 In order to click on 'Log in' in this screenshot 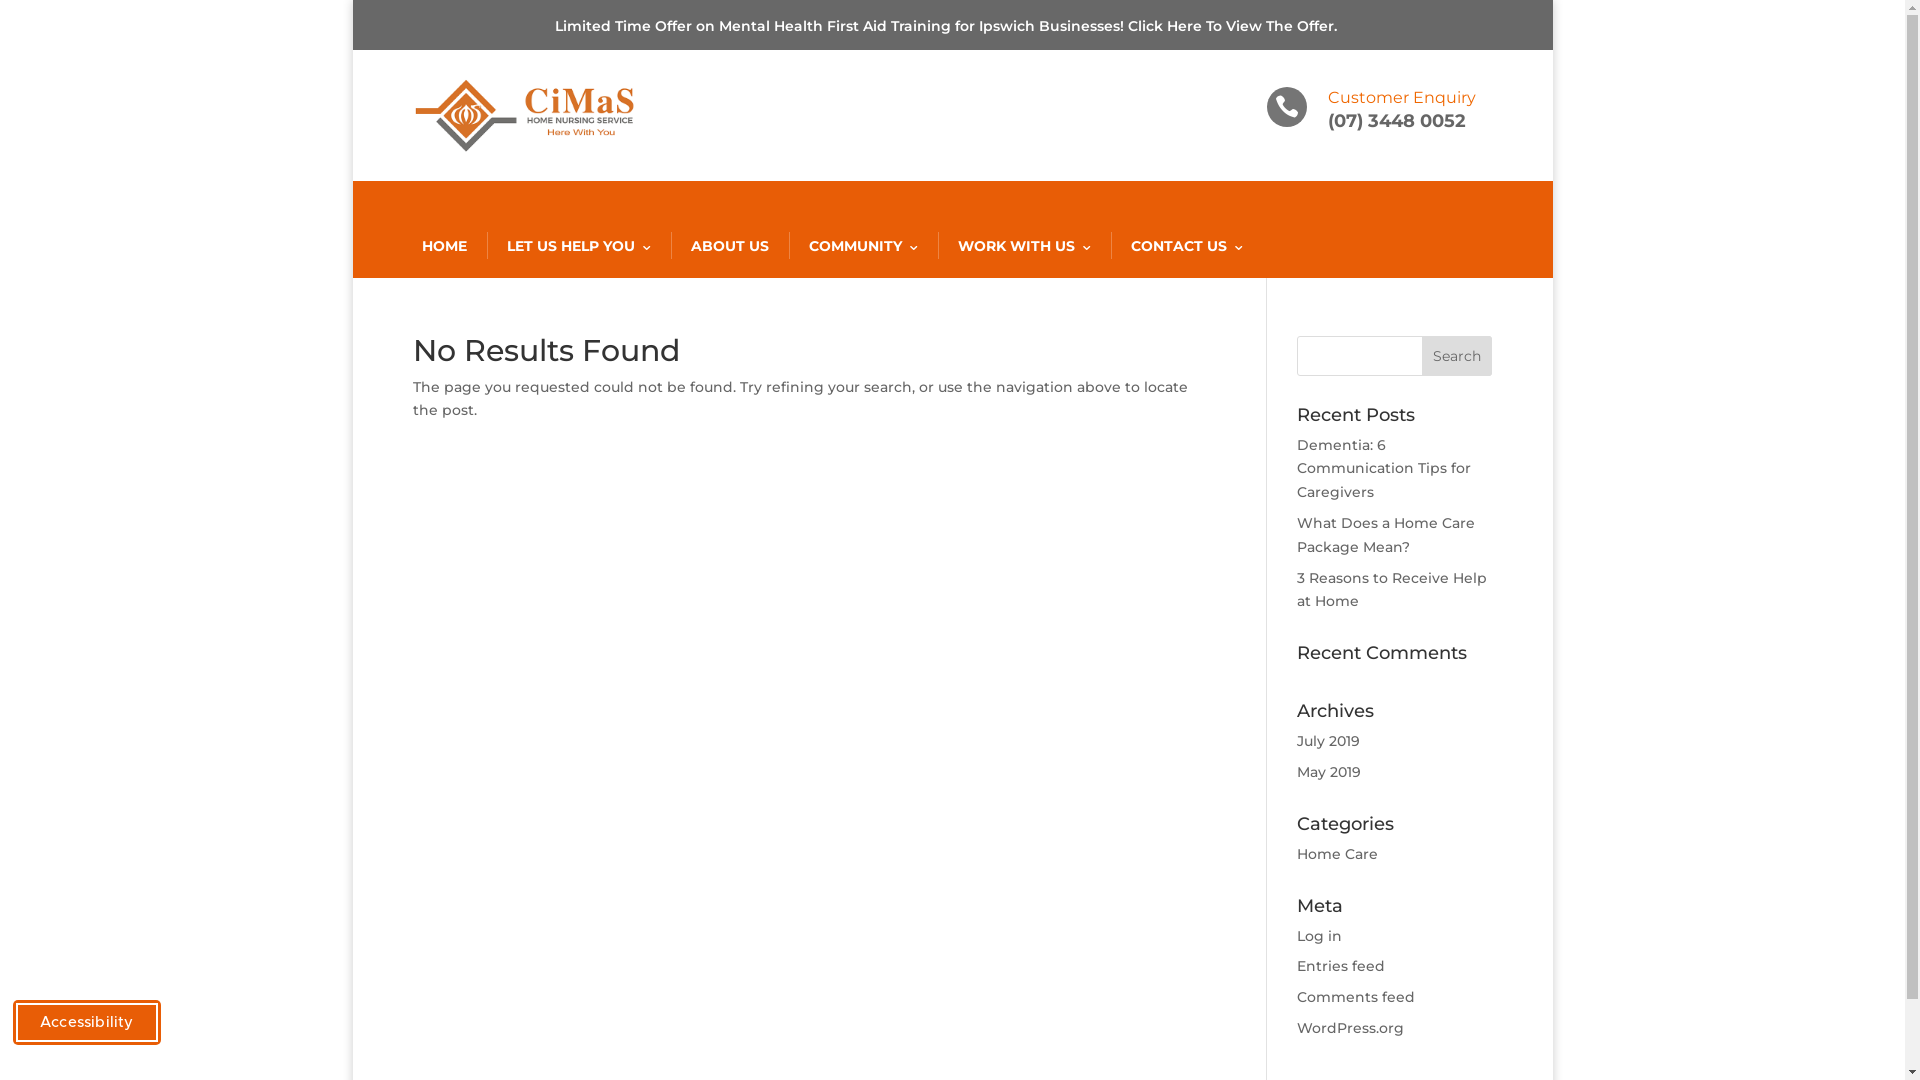, I will do `click(1319, 936)`.